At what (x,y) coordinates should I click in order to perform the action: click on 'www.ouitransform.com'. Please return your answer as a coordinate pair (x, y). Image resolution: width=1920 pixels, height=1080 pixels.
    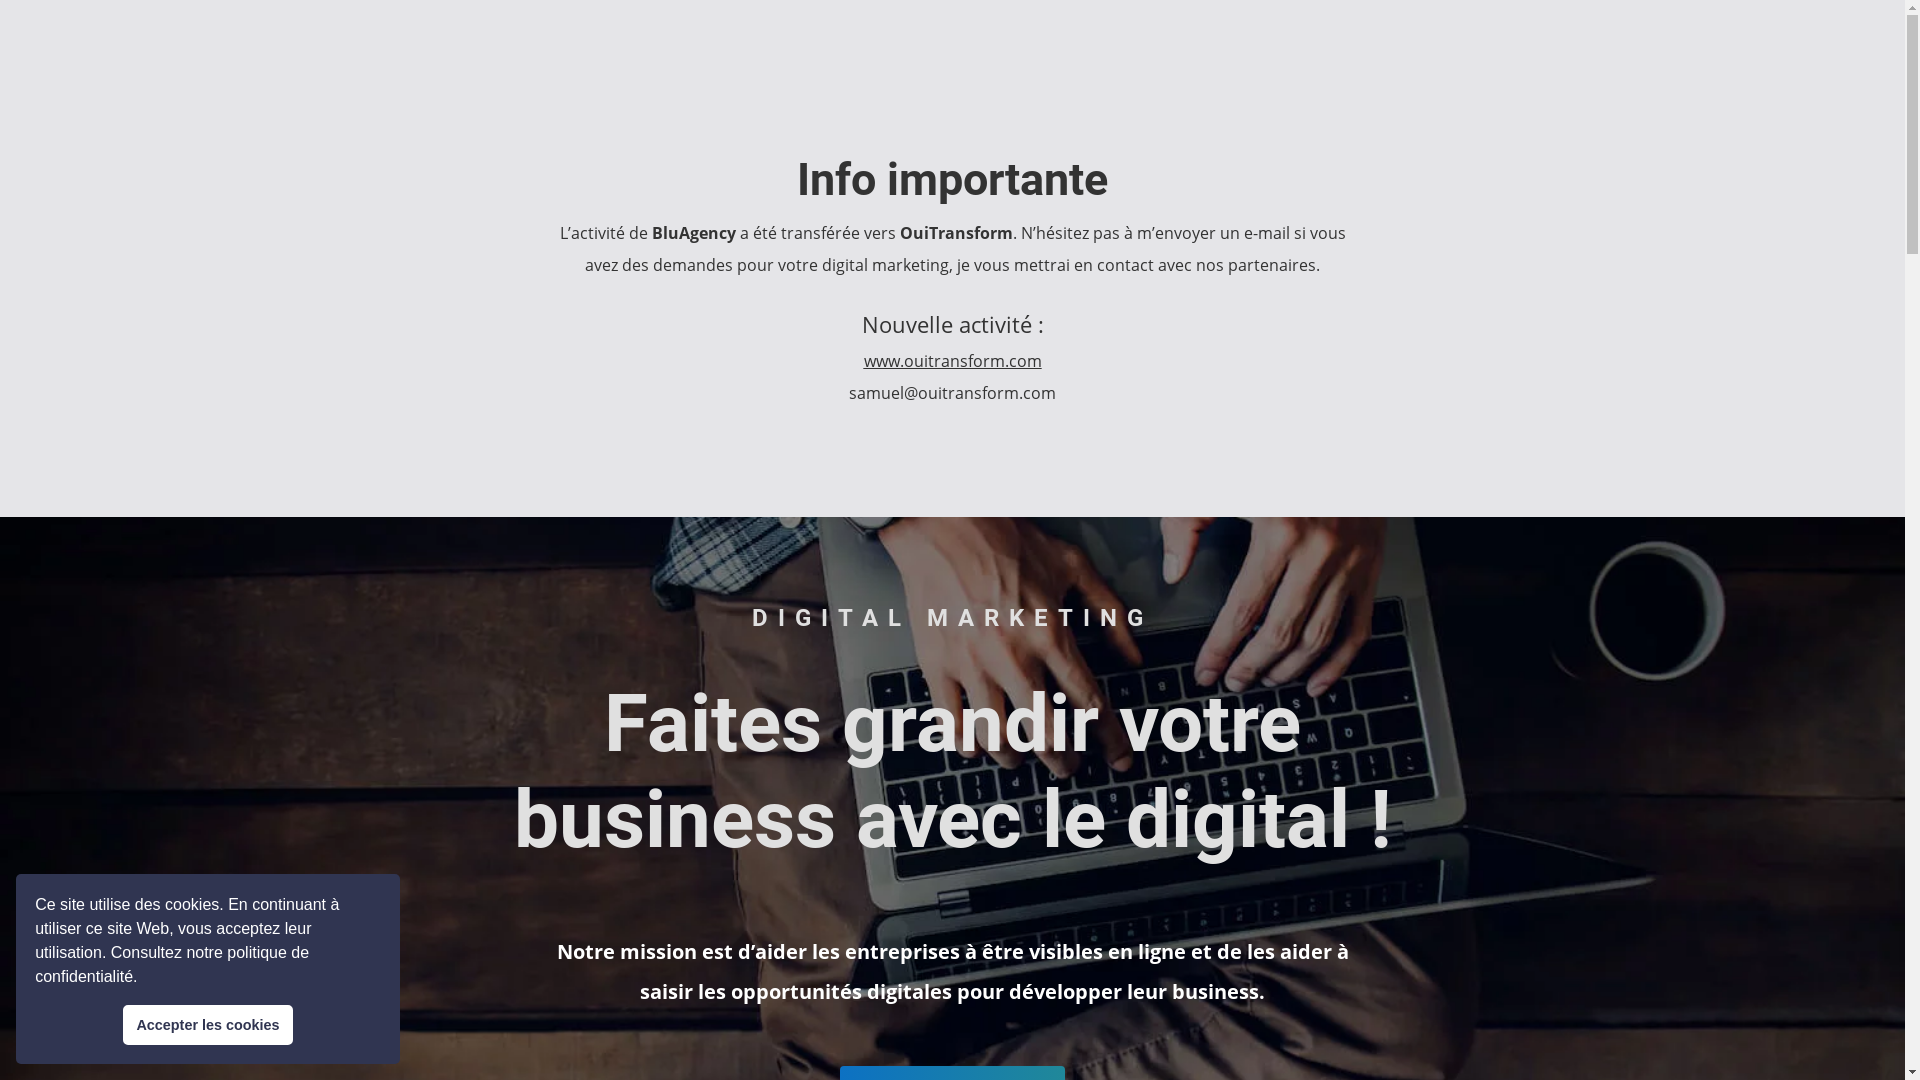
    Looking at the image, I should click on (952, 361).